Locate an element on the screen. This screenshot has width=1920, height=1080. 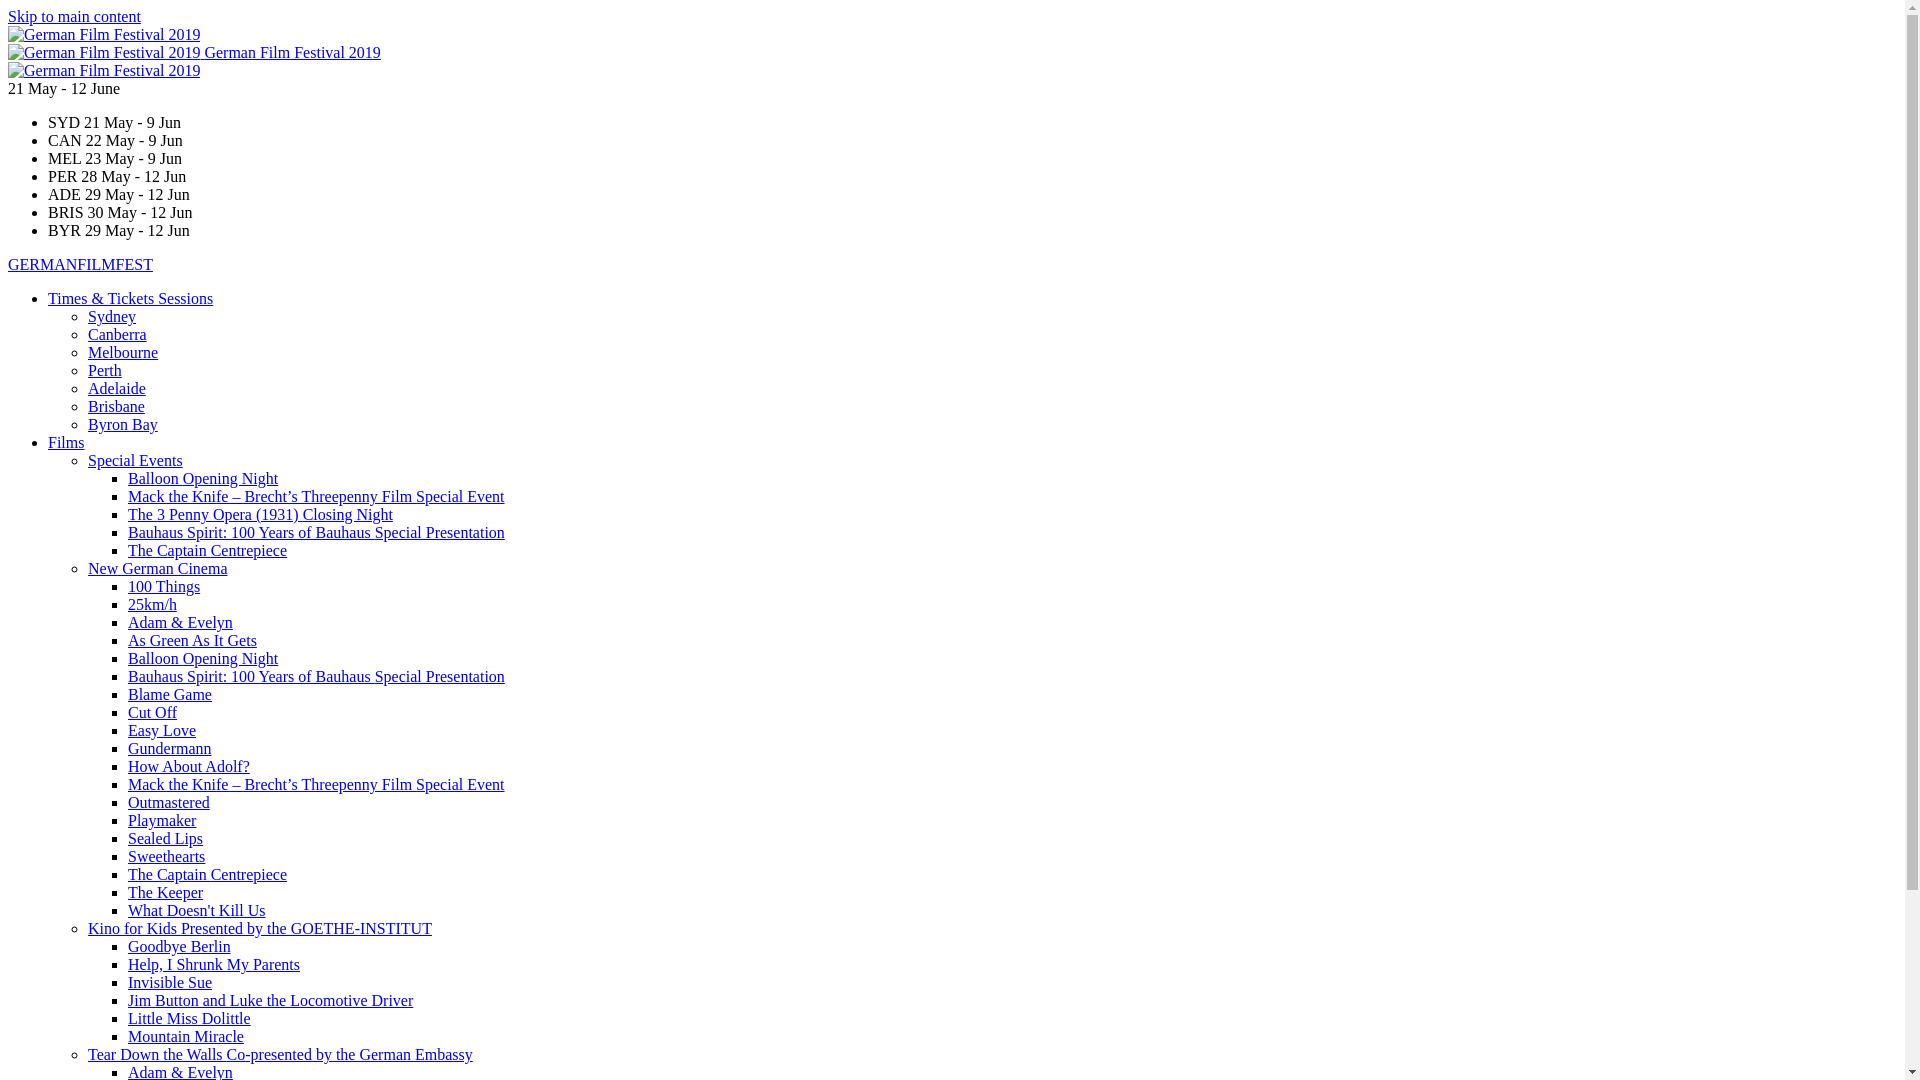
'New German Cinema' is located at coordinates (157, 568).